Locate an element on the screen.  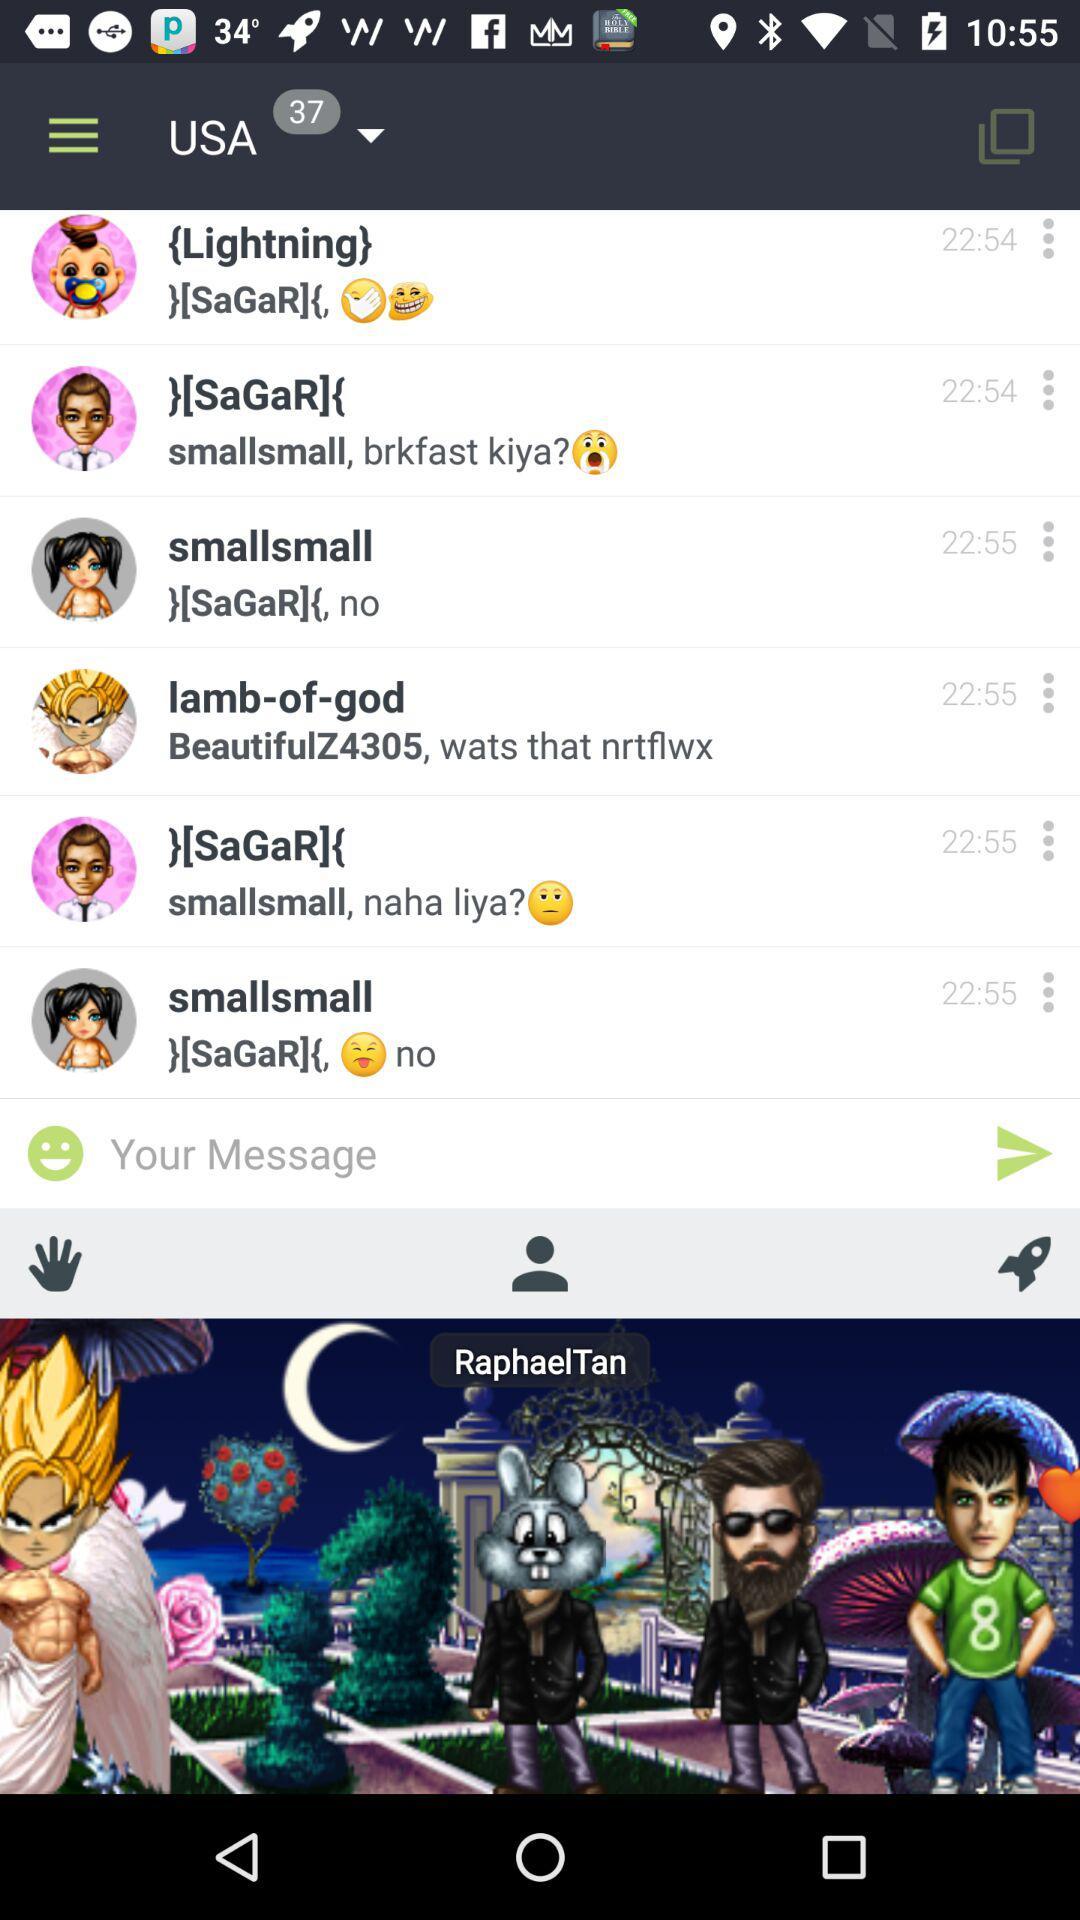
settings button is located at coordinates (1047, 992).